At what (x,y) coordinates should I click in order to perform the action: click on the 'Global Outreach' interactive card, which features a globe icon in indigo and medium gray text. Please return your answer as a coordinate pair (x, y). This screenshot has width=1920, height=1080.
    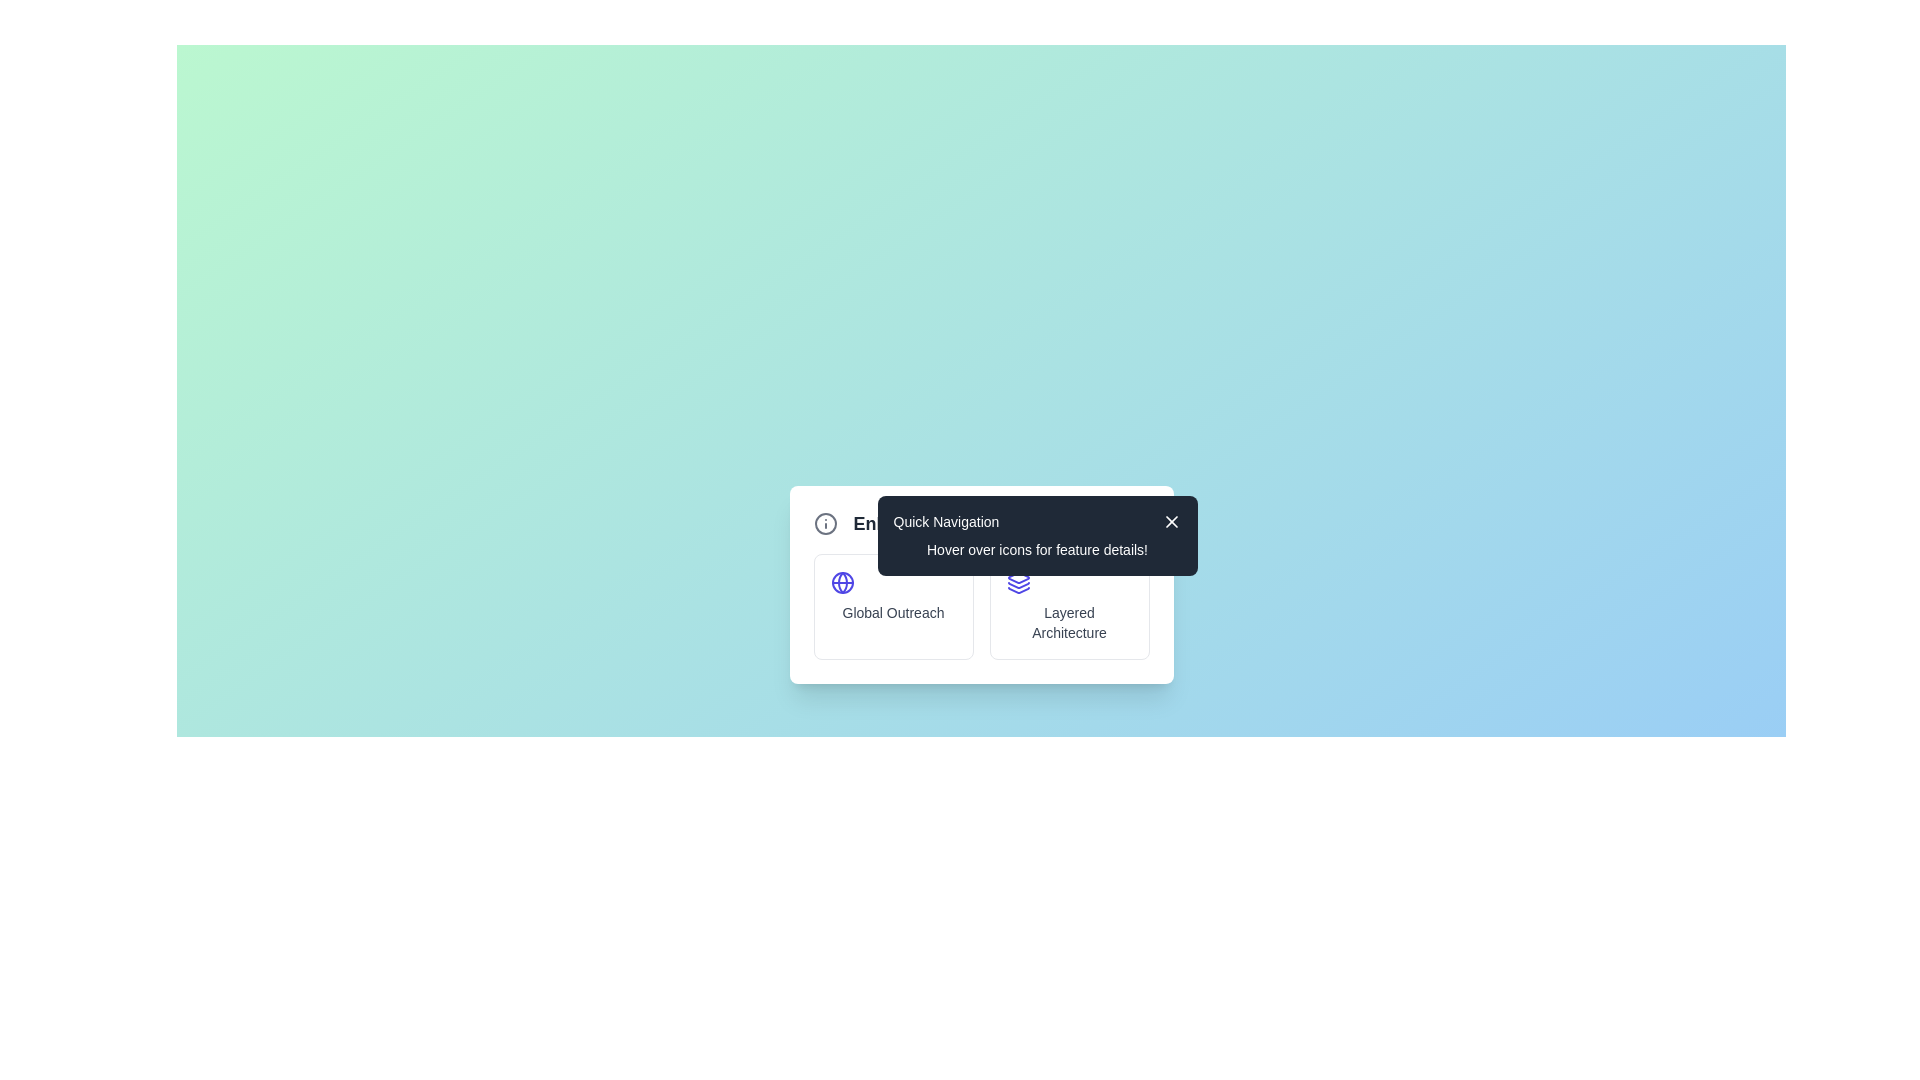
    Looking at the image, I should click on (892, 605).